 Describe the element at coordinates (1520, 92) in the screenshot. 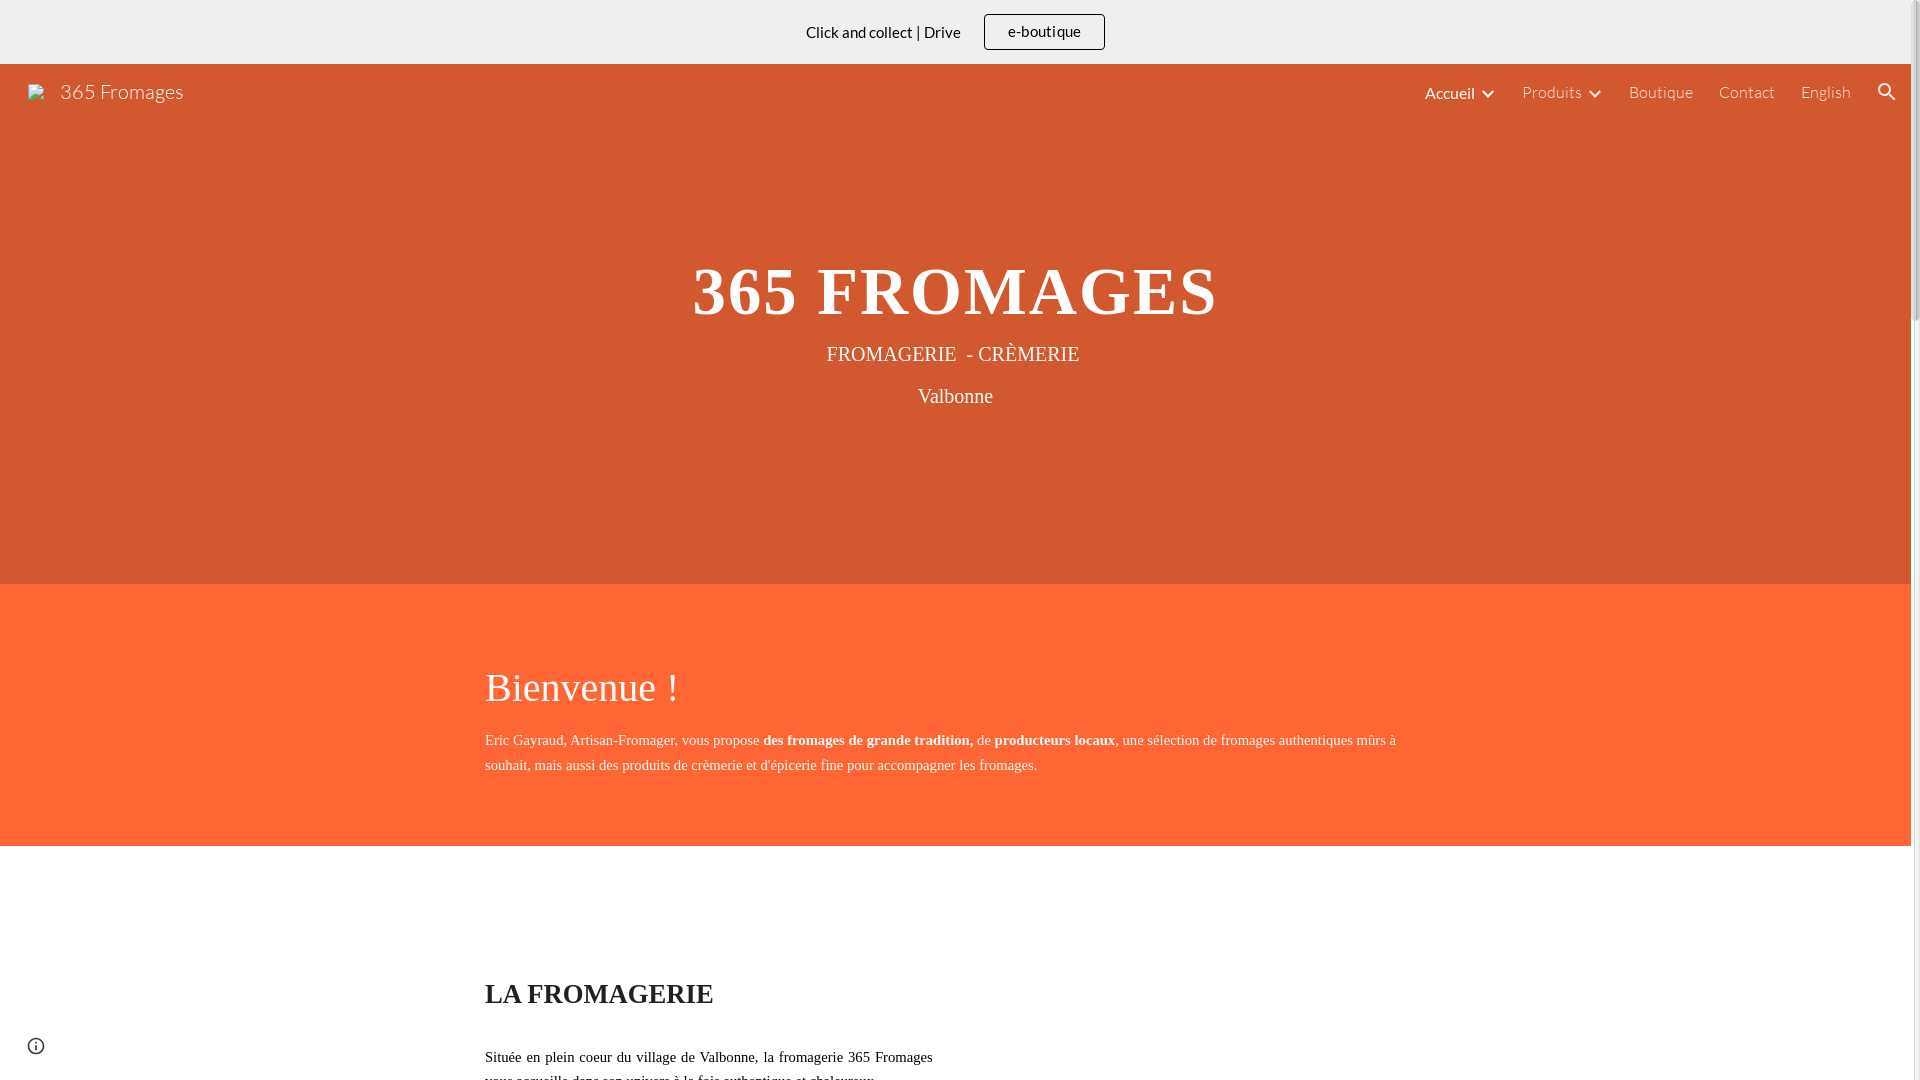

I see `'Produits'` at that location.